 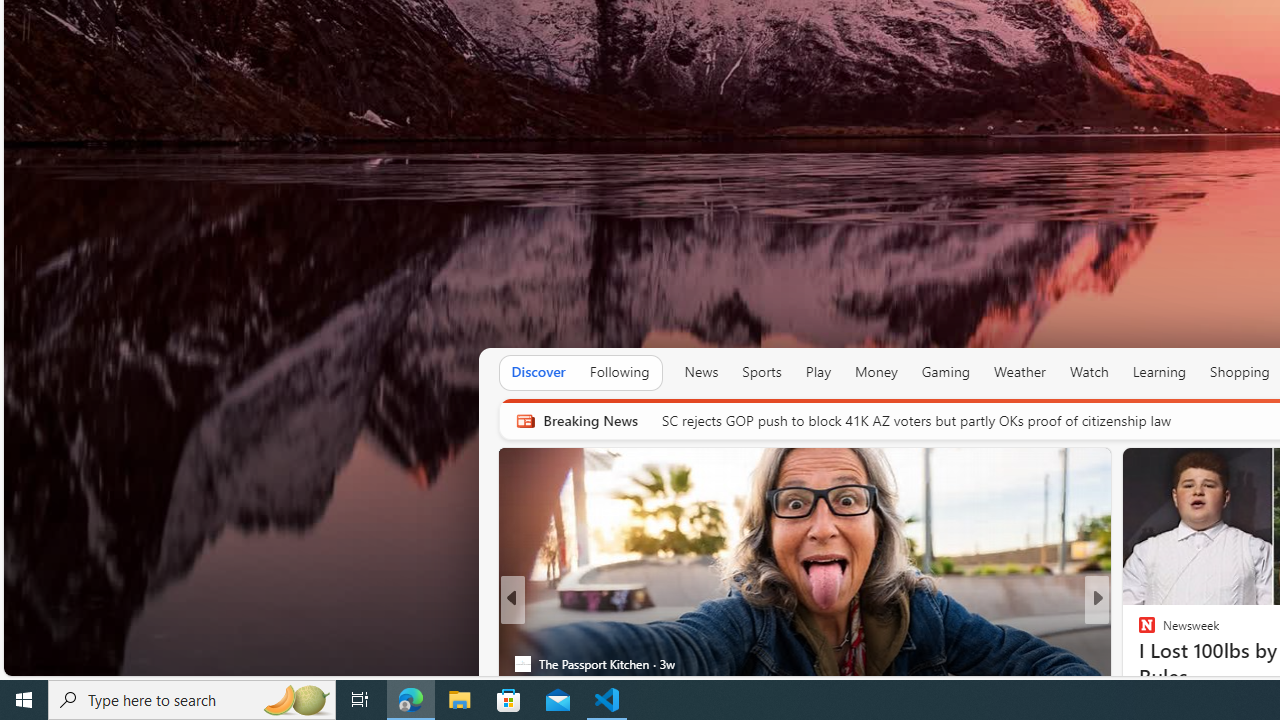 What do you see at coordinates (1088, 371) in the screenshot?
I see `'Watch'` at bounding box center [1088, 371].